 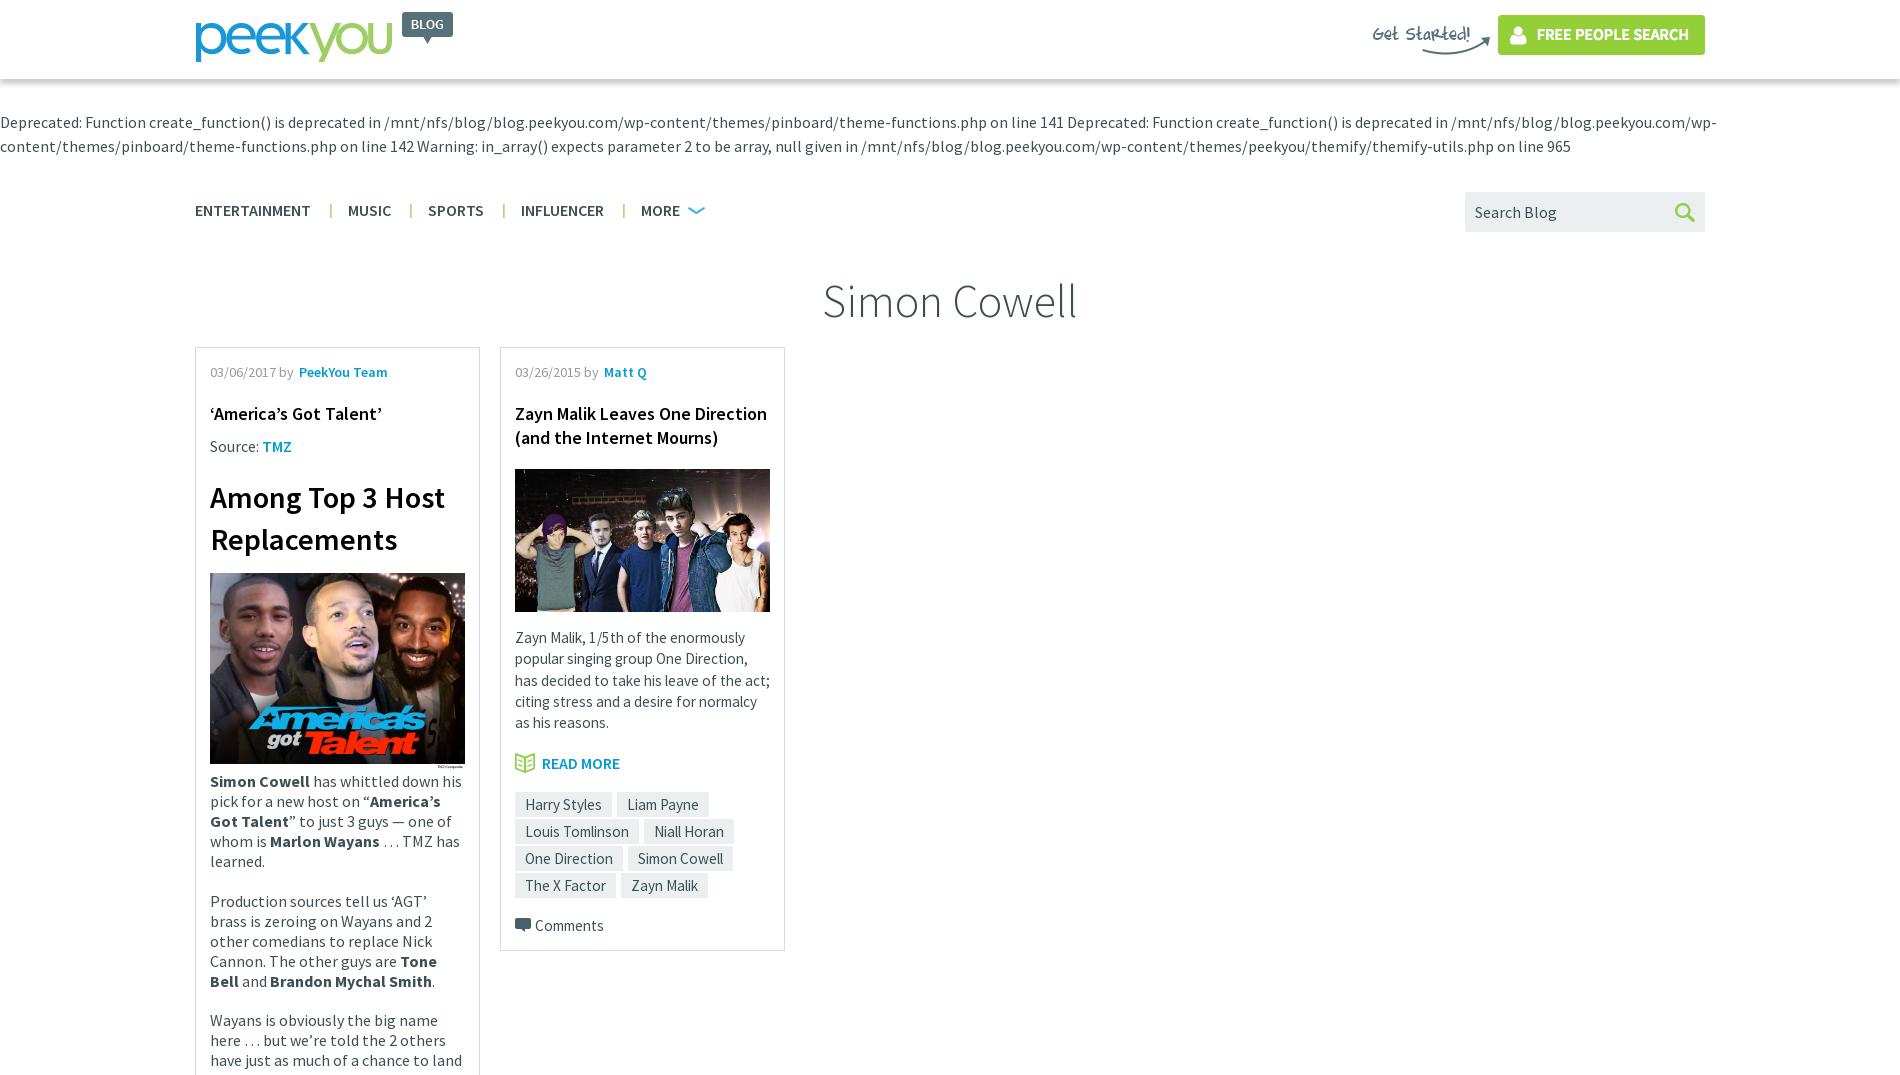 What do you see at coordinates (664, 883) in the screenshot?
I see `'Zayn Malik'` at bounding box center [664, 883].